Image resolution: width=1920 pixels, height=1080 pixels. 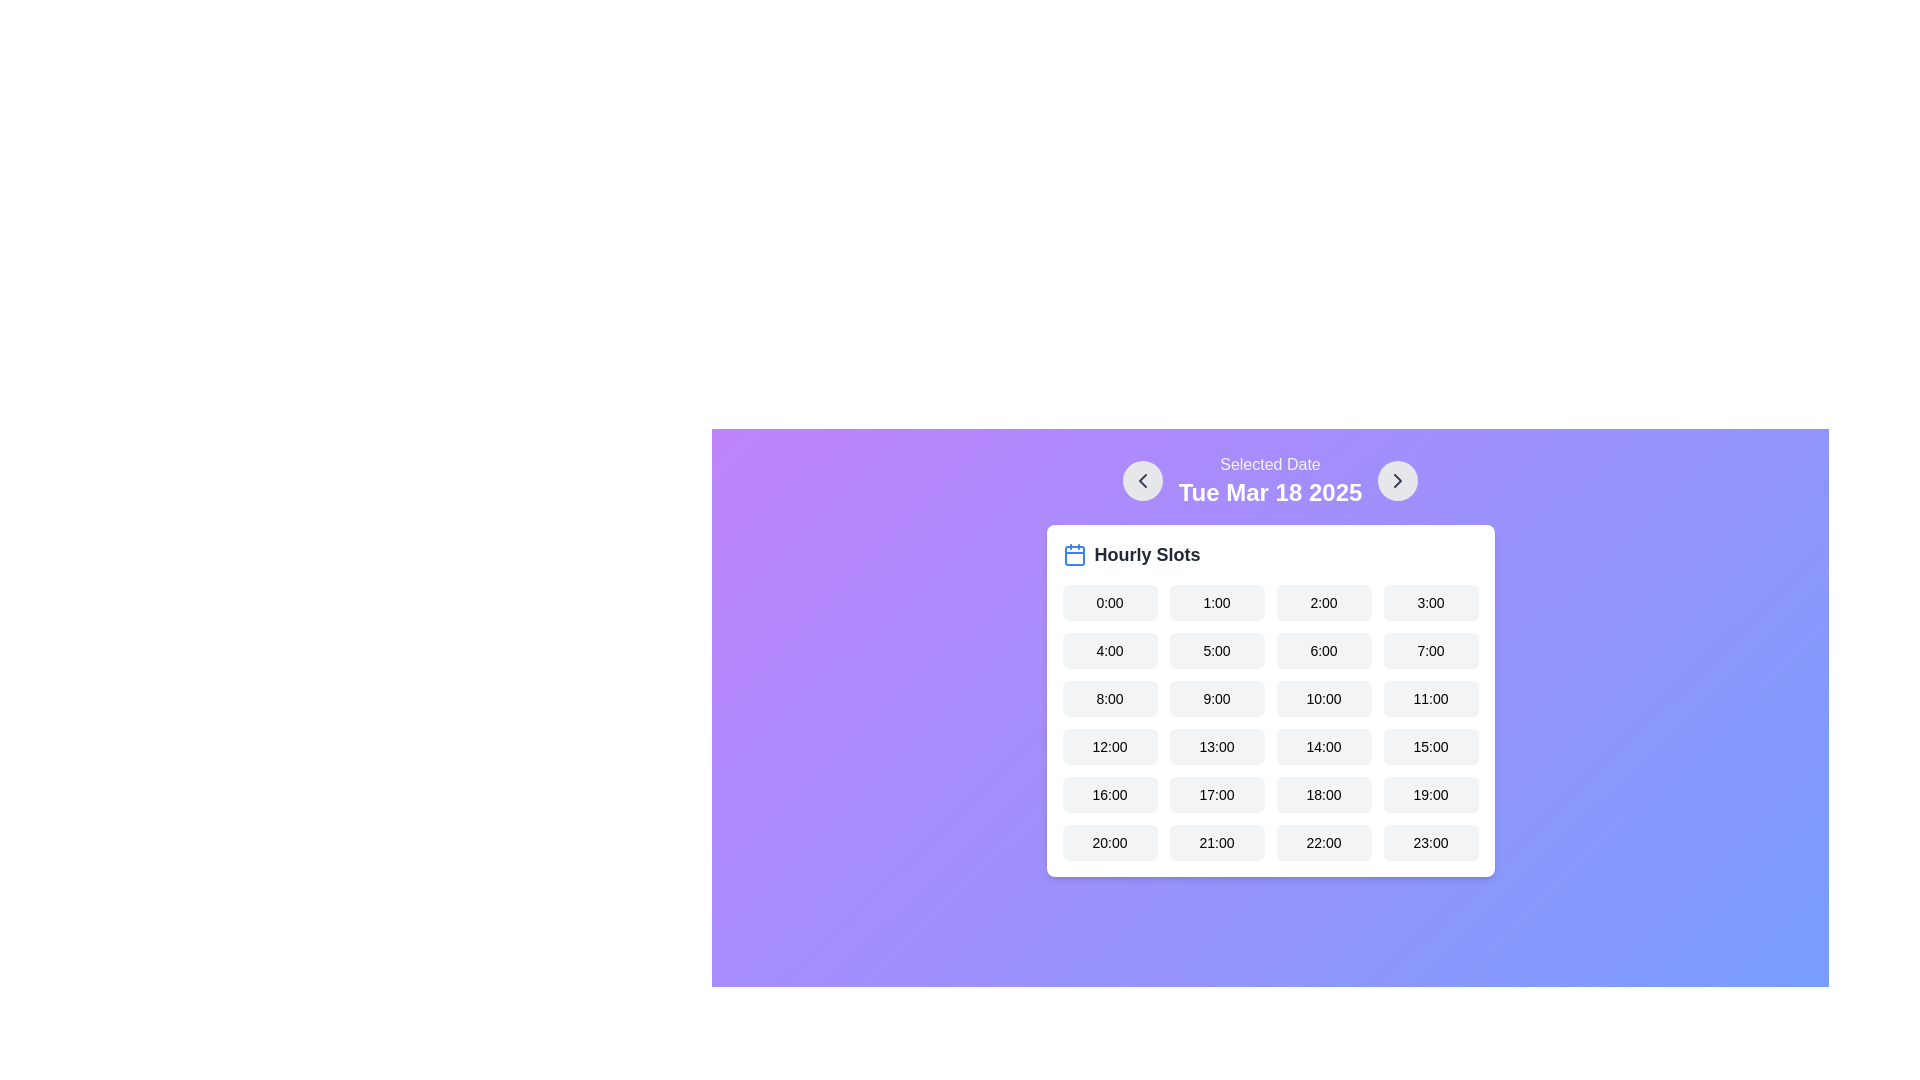 I want to click on the button in the fifth row and second column of the 'Hourly Slots' section, so click(x=1216, y=793).